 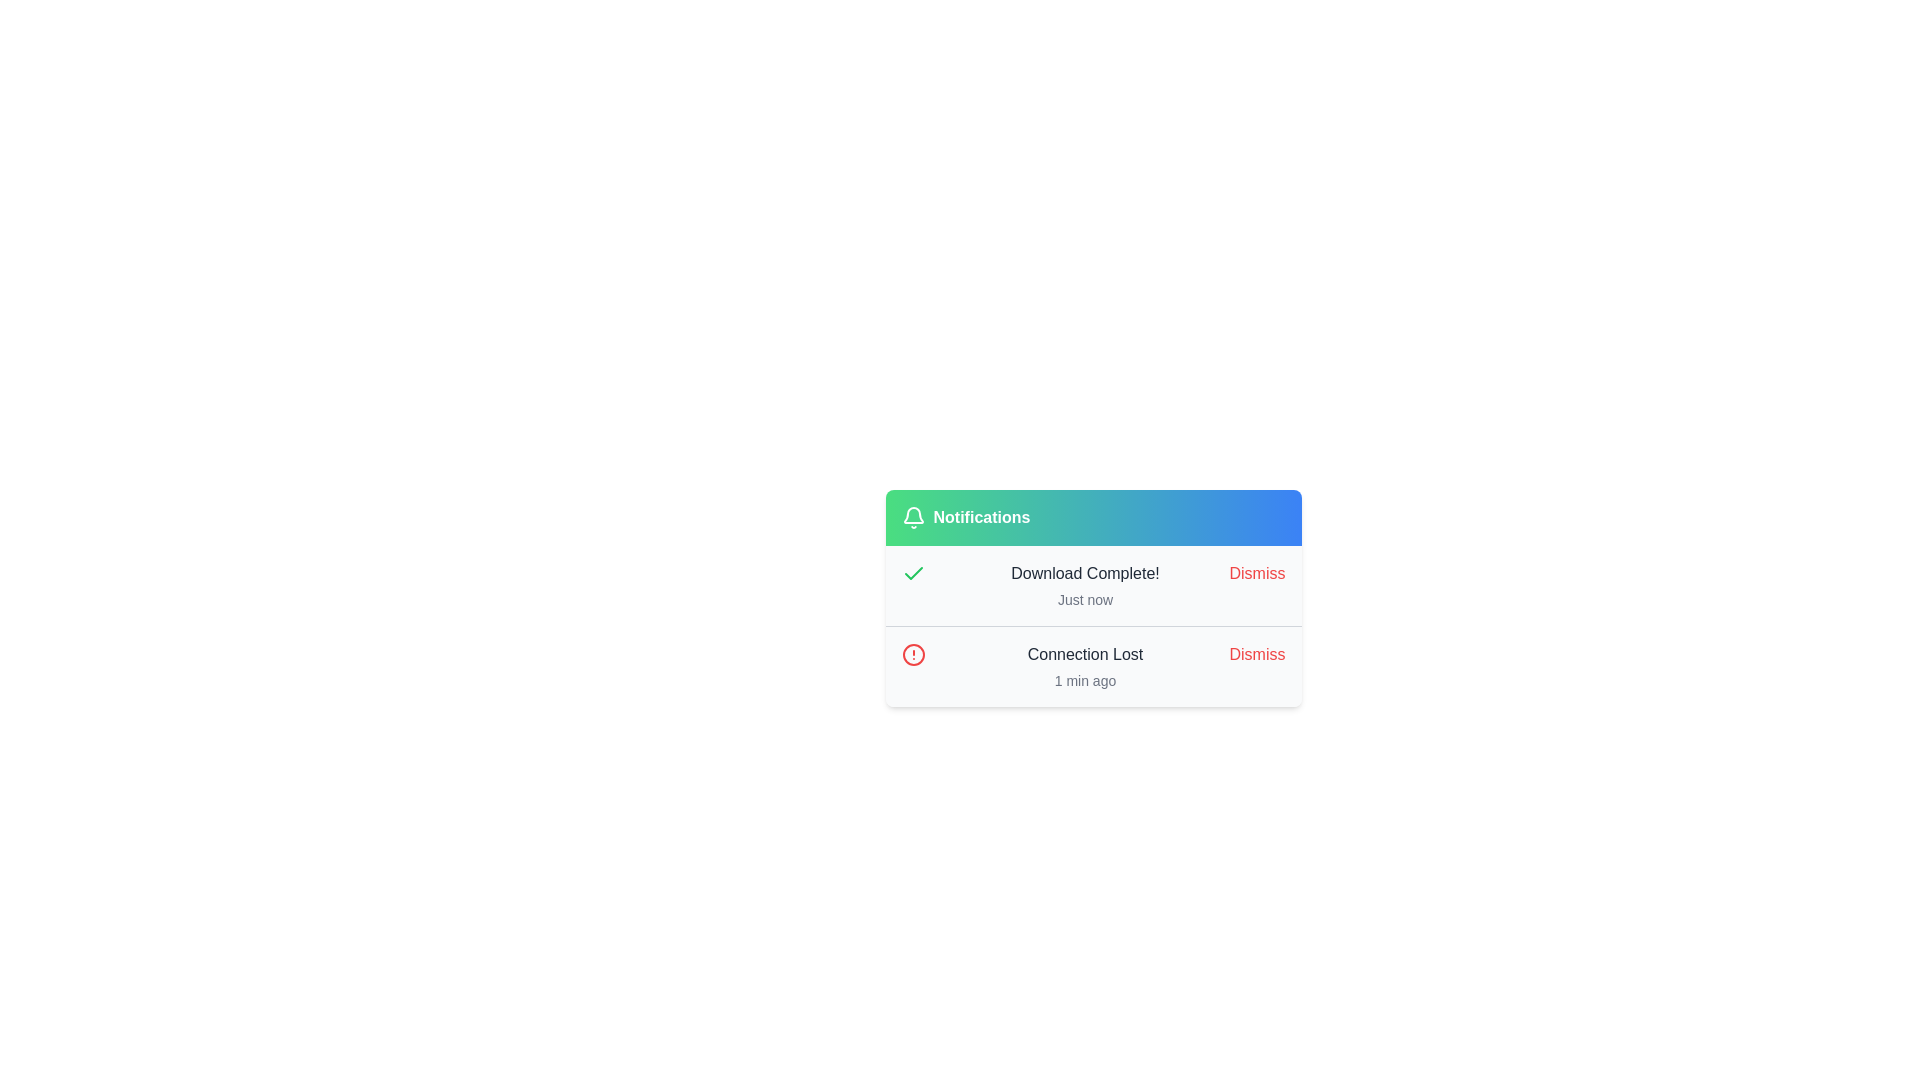 I want to click on notification message titled 'Download Complete!' with the timestamp 'Just now' displayed in the notification list, so click(x=1084, y=585).